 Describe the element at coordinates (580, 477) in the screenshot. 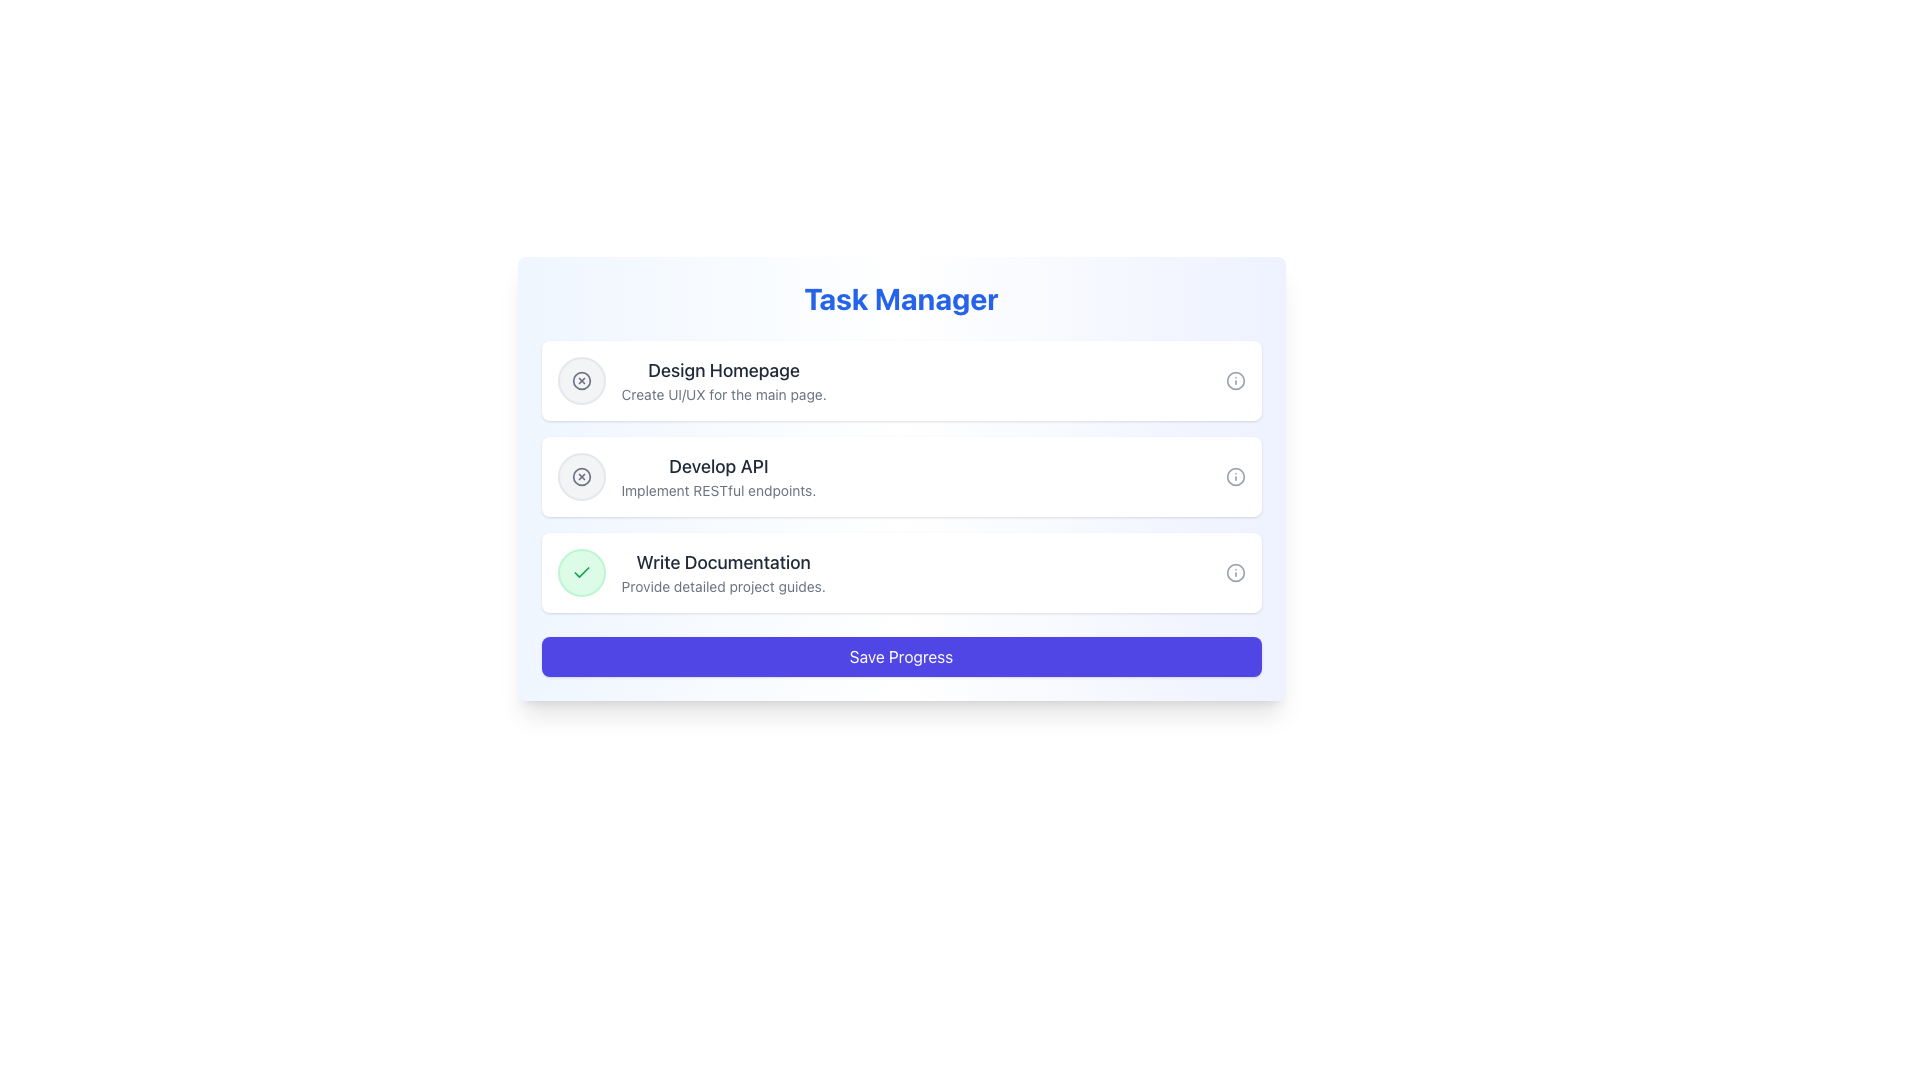

I see `the button located to the left of the 'Develop API' text to mark the associated task as discarded or closed` at that location.